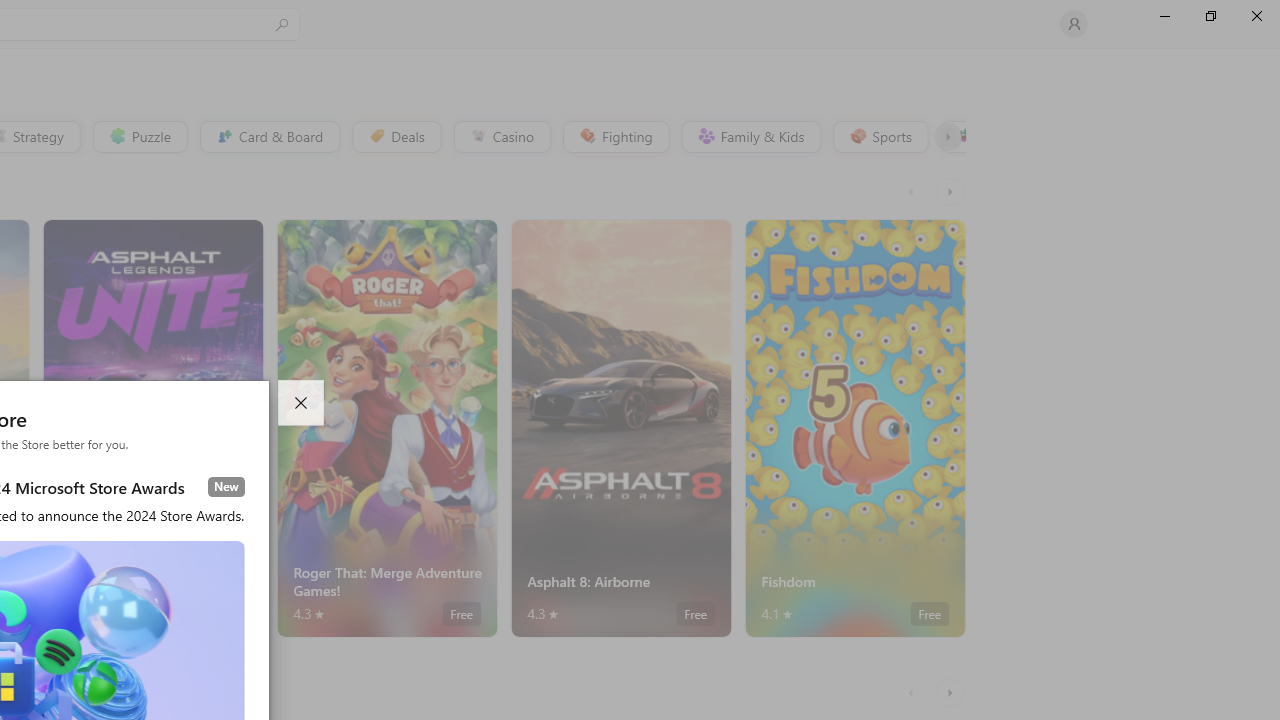 The image size is (1280, 720). Describe the element at coordinates (749, 135) in the screenshot. I see `'Family & Kids'` at that location.